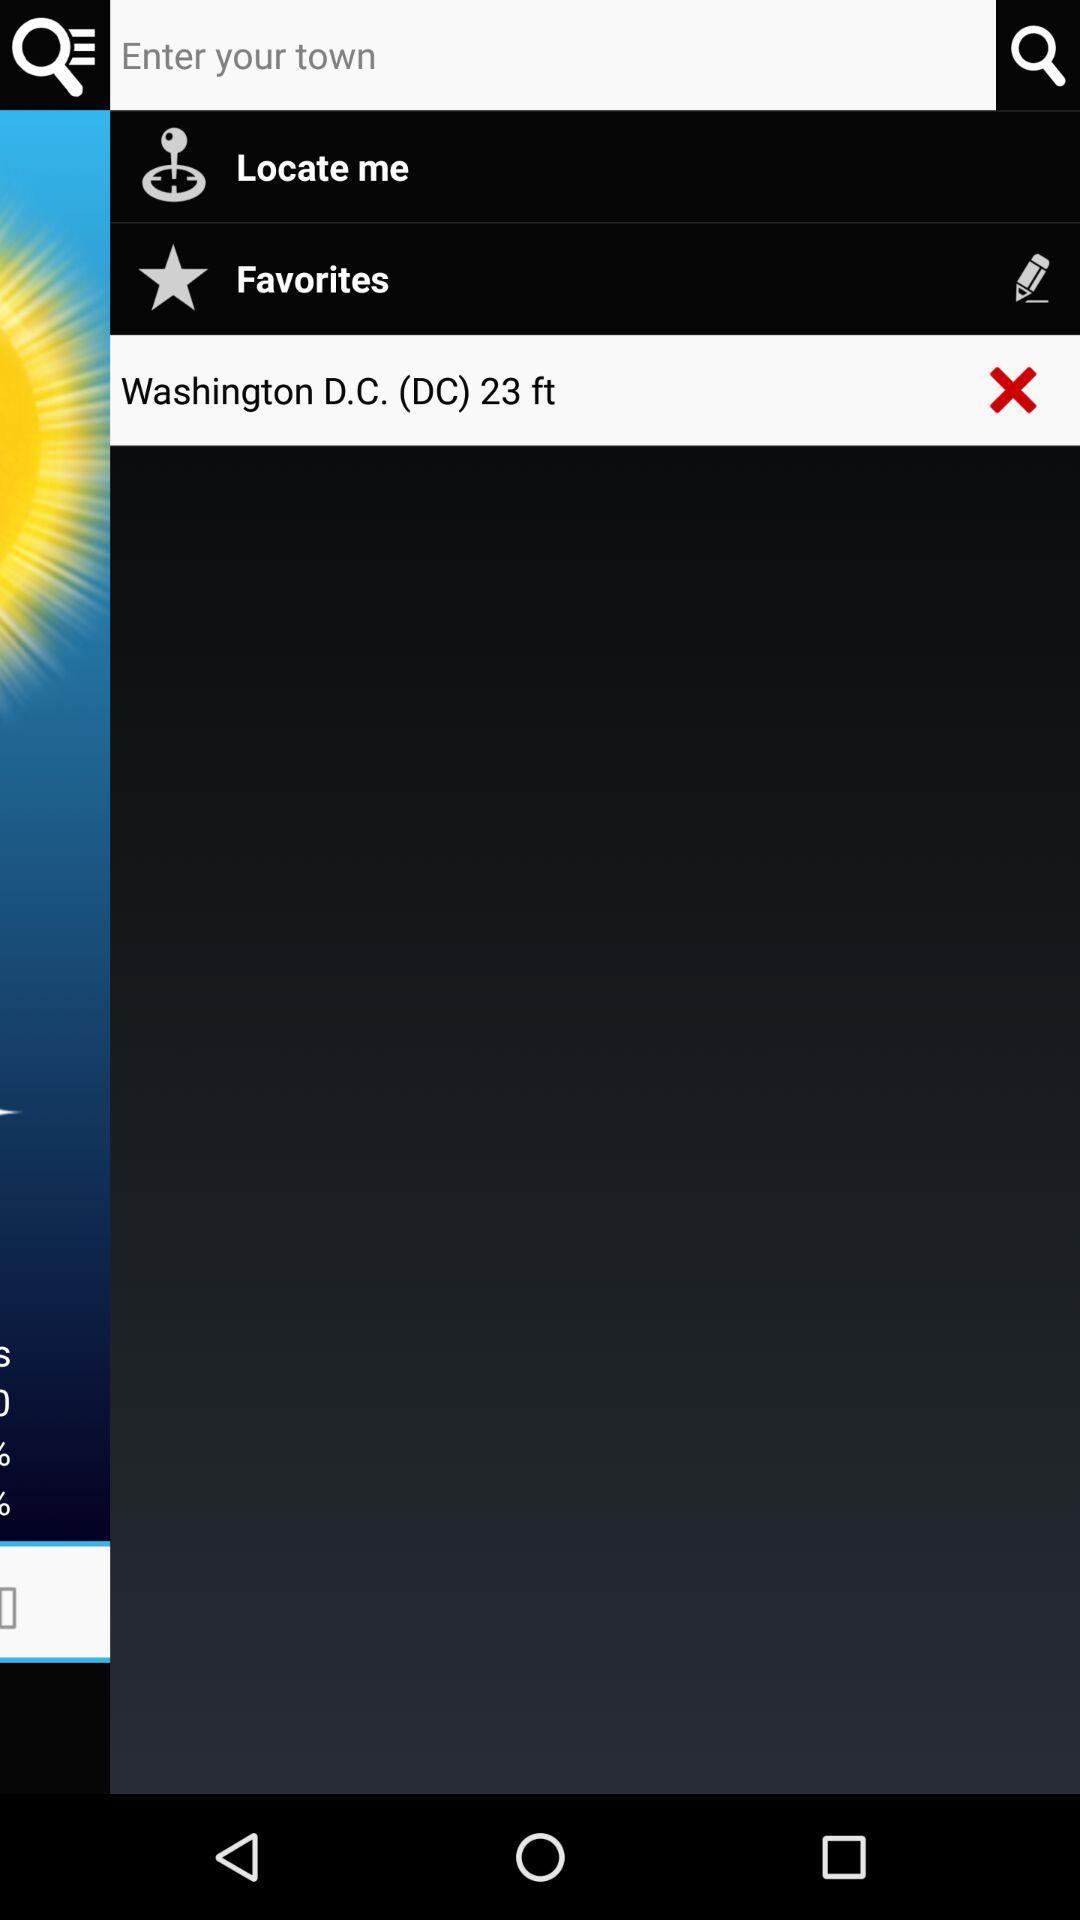  What do you see at coordinates (647, 166) in the screenshot?
I see `locate me item` at bounding box center [647, 166].